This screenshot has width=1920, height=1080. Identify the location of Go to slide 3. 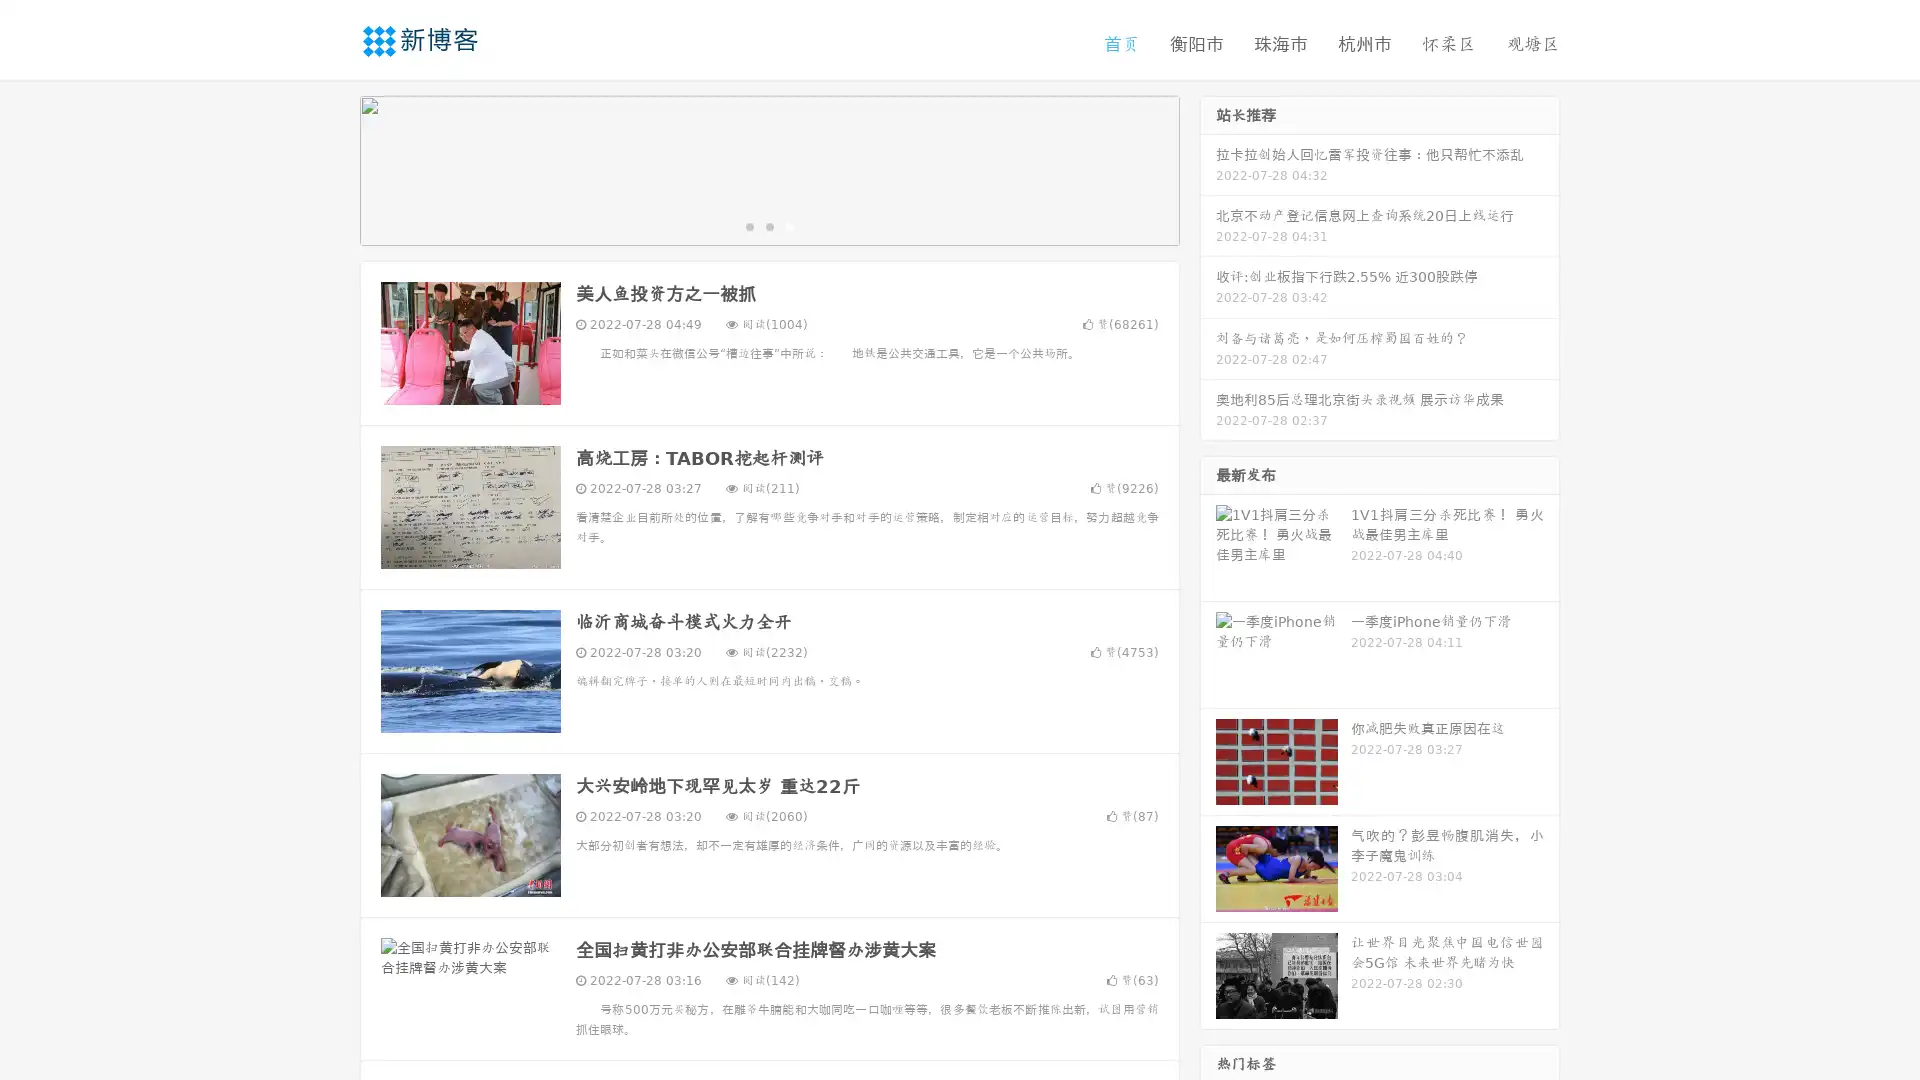
(789, 225).